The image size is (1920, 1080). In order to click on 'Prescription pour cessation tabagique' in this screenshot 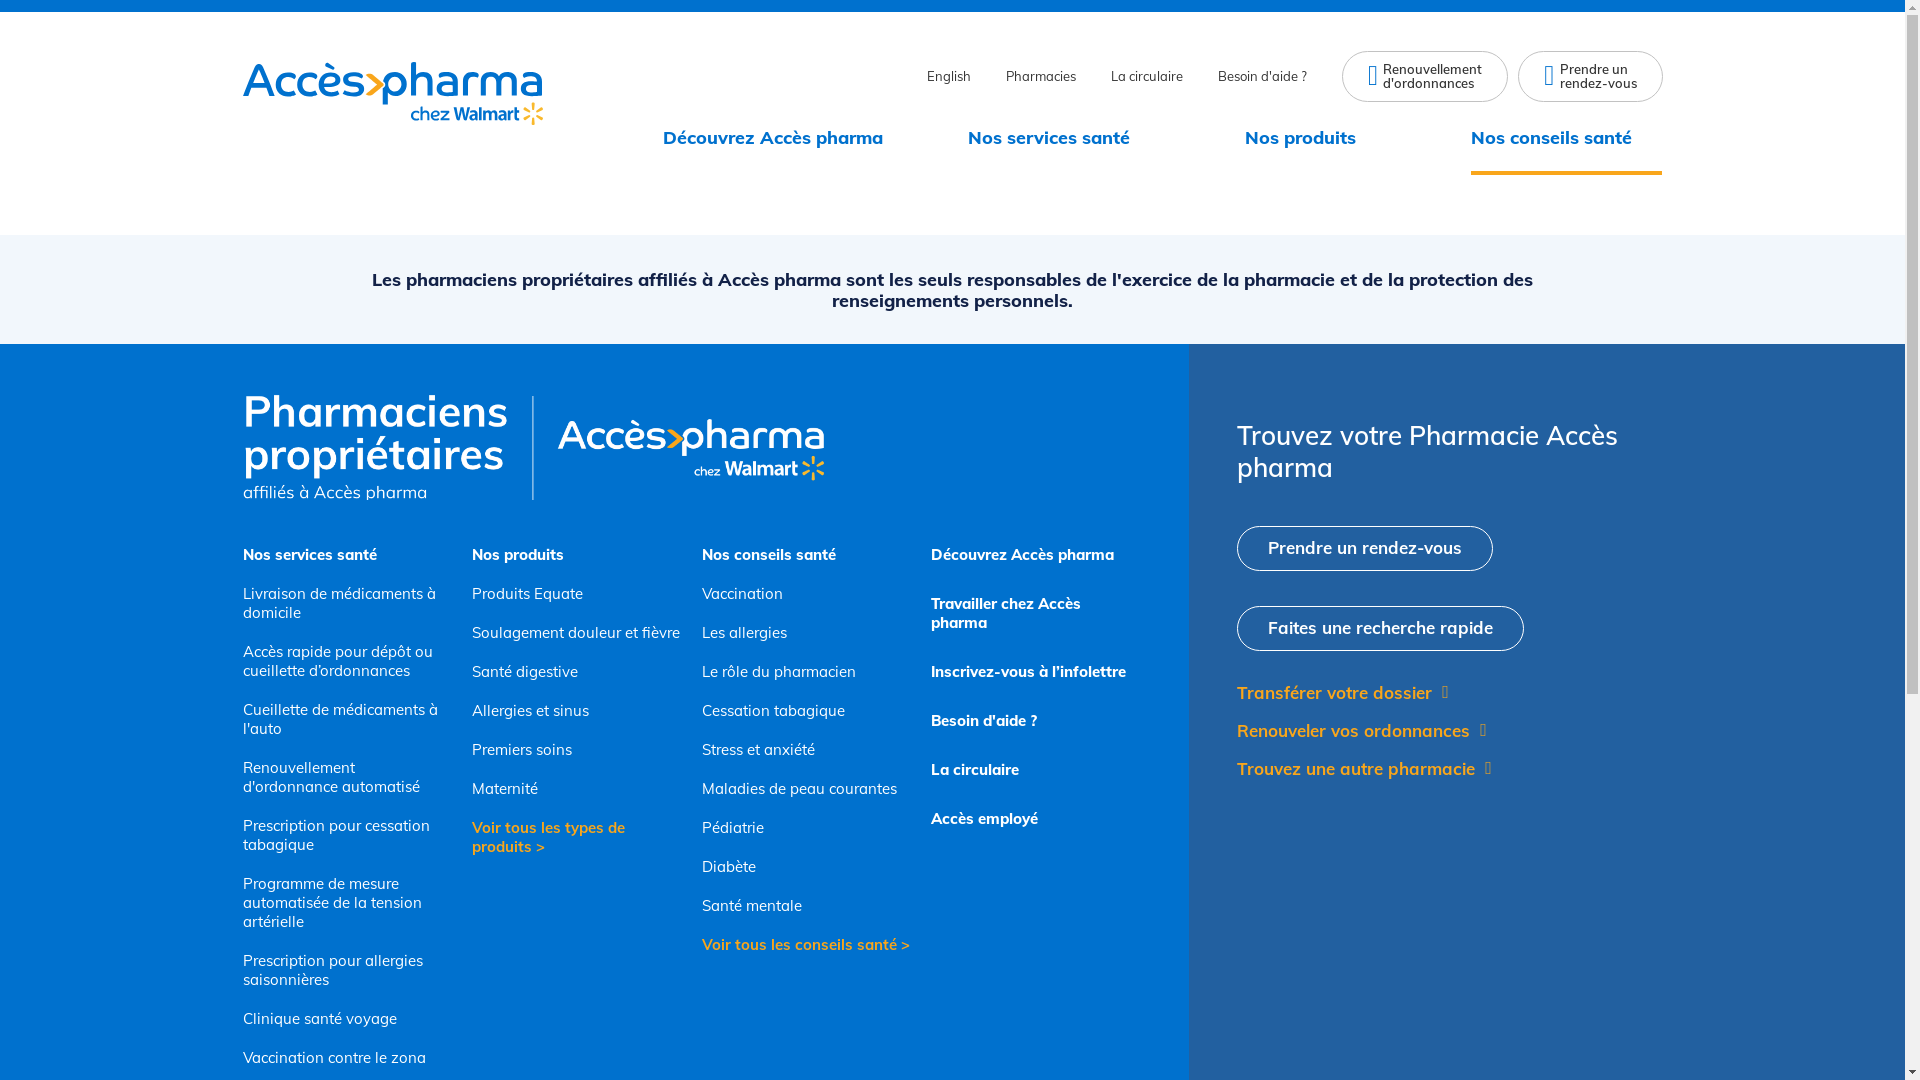, I will do `click(346, 834)`.